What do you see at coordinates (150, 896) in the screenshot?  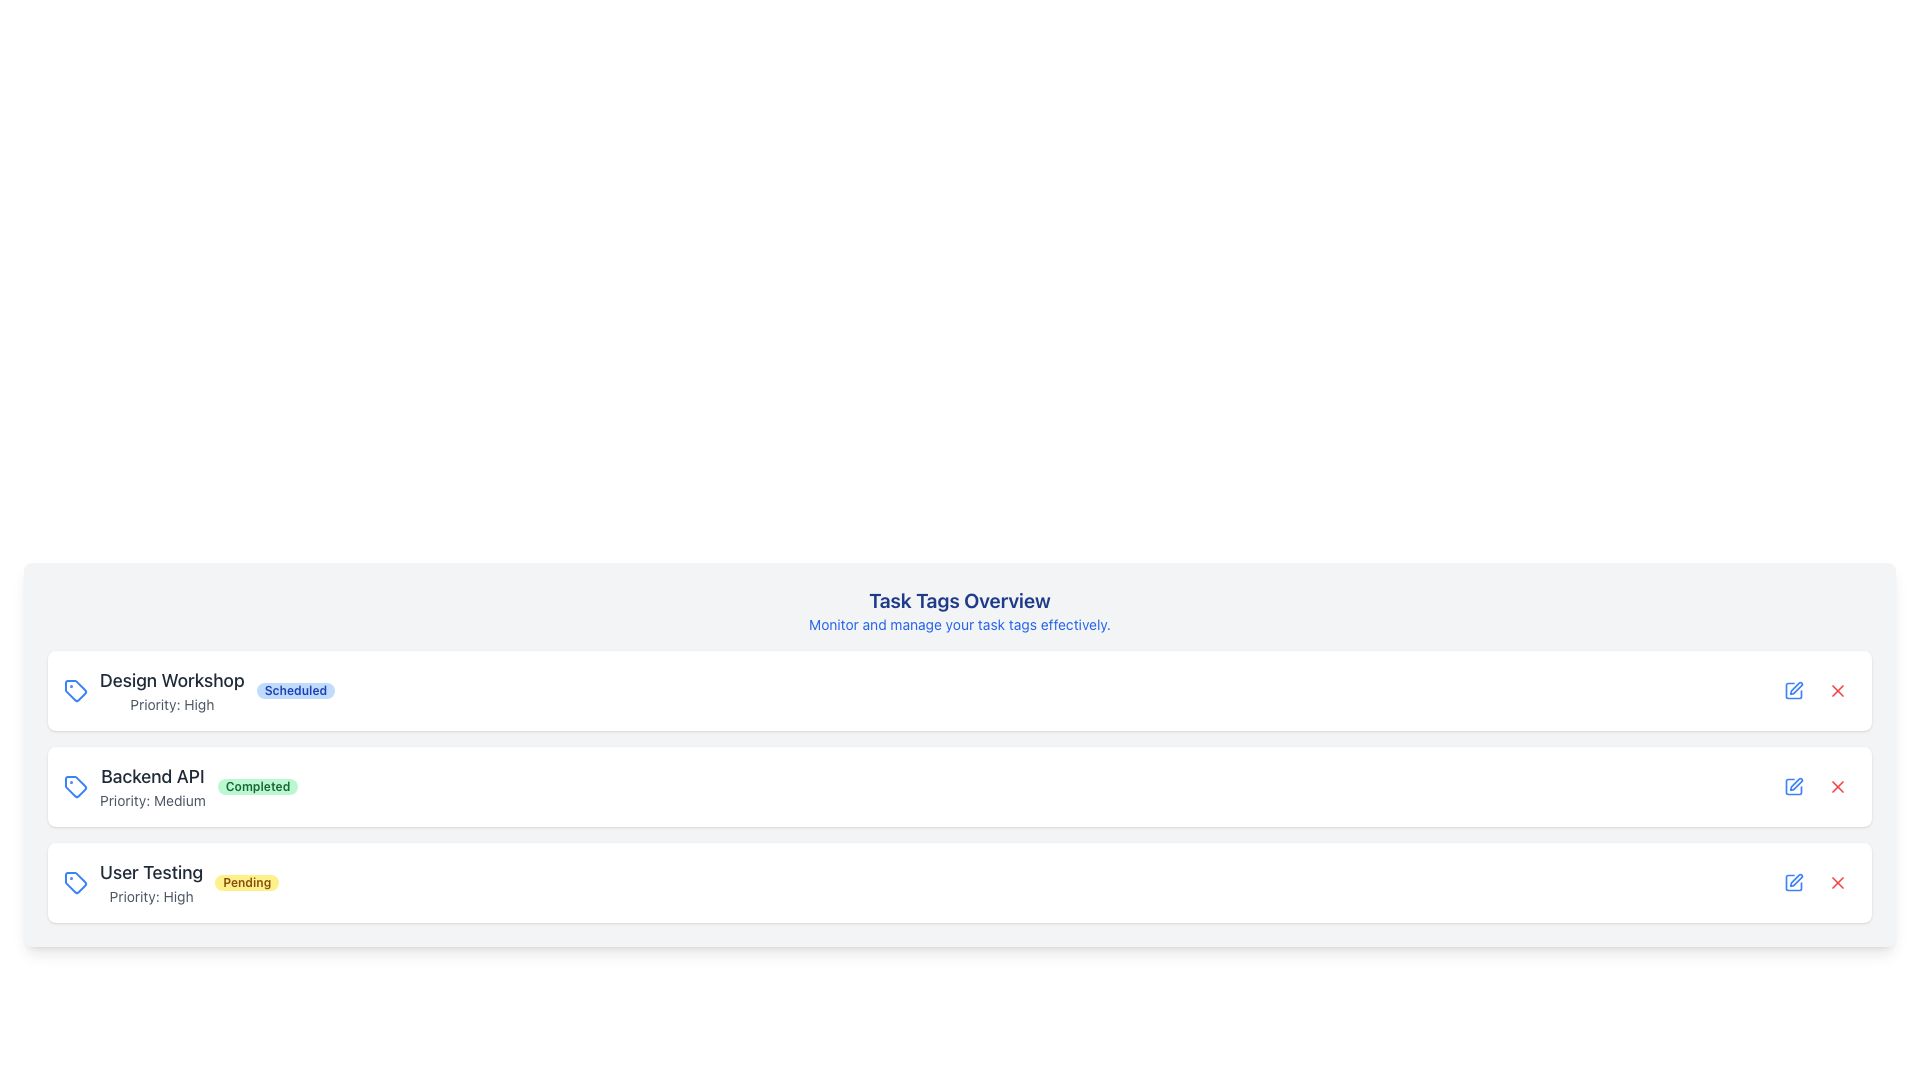 I see `the text label indicating the priority level of the associated task, located in the lower-left section of its containing card, directly below the 'User Testing' label` at bounding box center [150, 896].